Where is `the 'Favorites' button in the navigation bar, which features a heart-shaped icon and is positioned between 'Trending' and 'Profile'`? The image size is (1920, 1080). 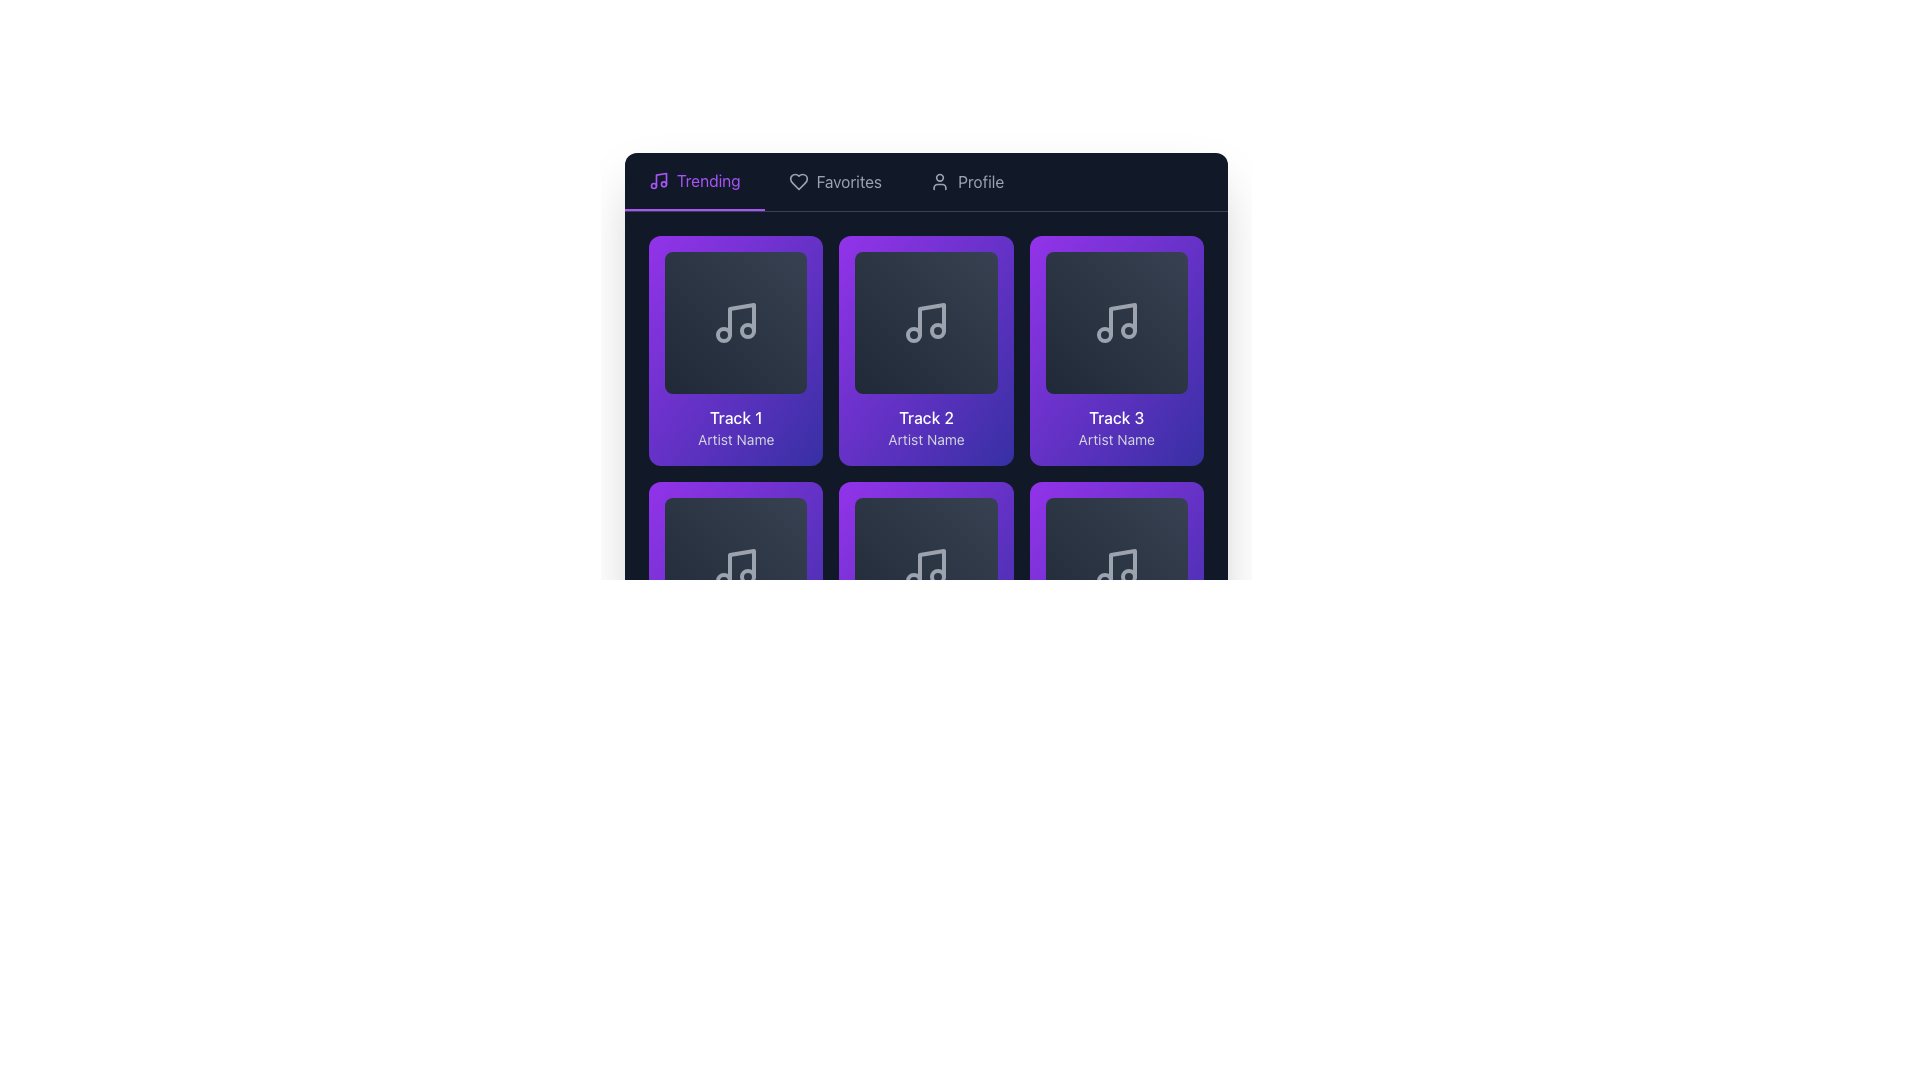 the 'Favorites' button in the navigation bar, which features a heart-shaped icon and is positioned between 'Trending' and 'Profile' is located at coordinates (835, 181).